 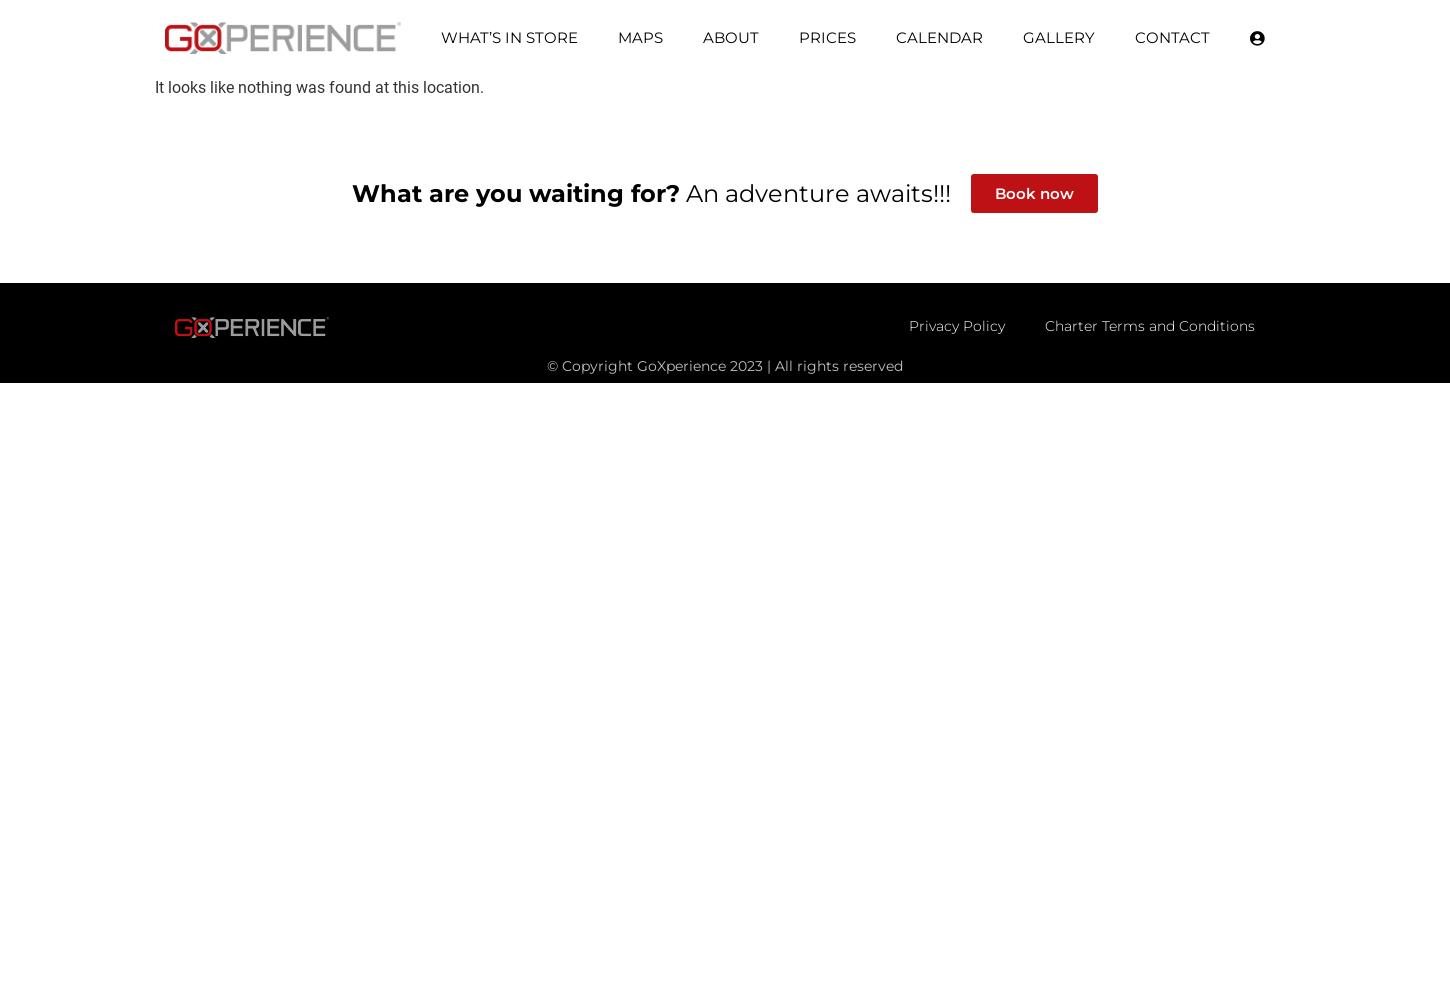 What do you see at coordinates (438, 37) in the screenshot?
I see `'What’s In Store'` at bounding box center [438, 37].